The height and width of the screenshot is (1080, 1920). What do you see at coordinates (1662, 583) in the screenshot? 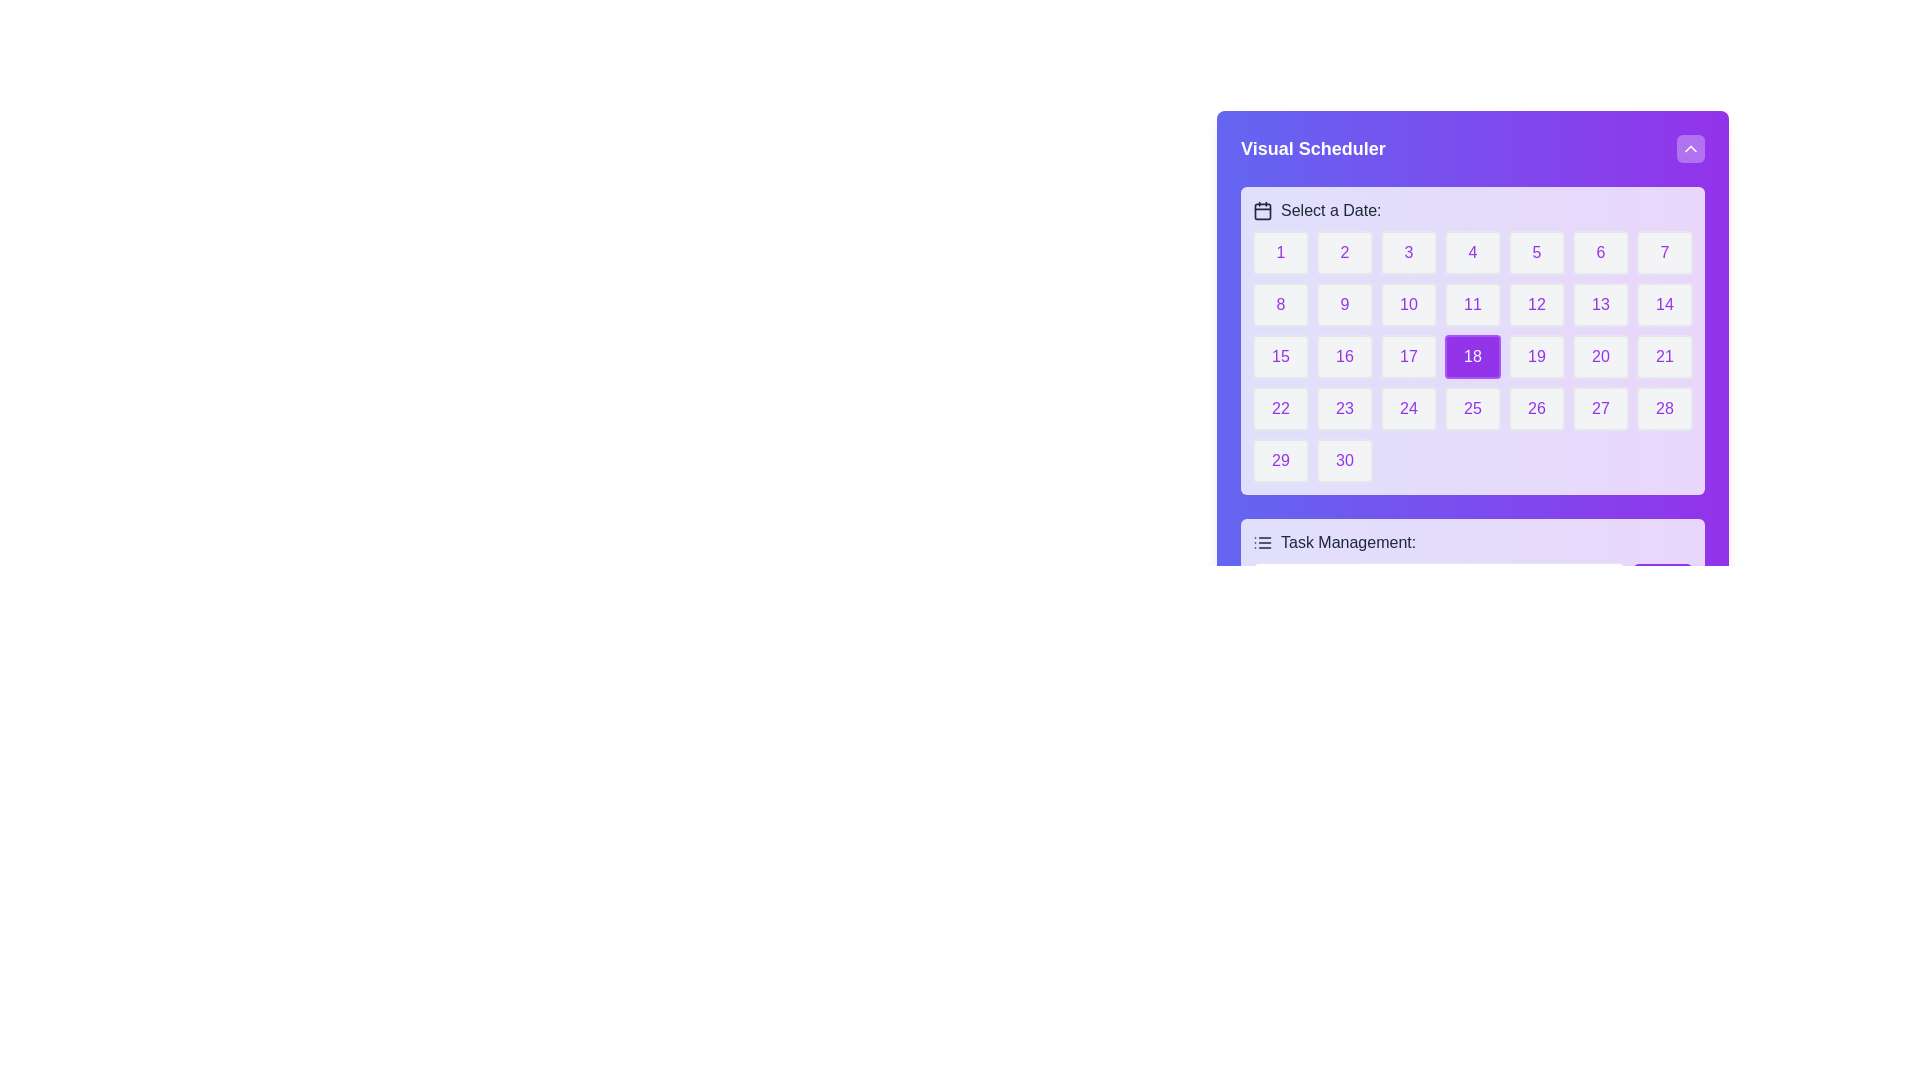
I see `the button for adding a new task located near the bottom right section of the interface` at bounding box center [1662, 583].